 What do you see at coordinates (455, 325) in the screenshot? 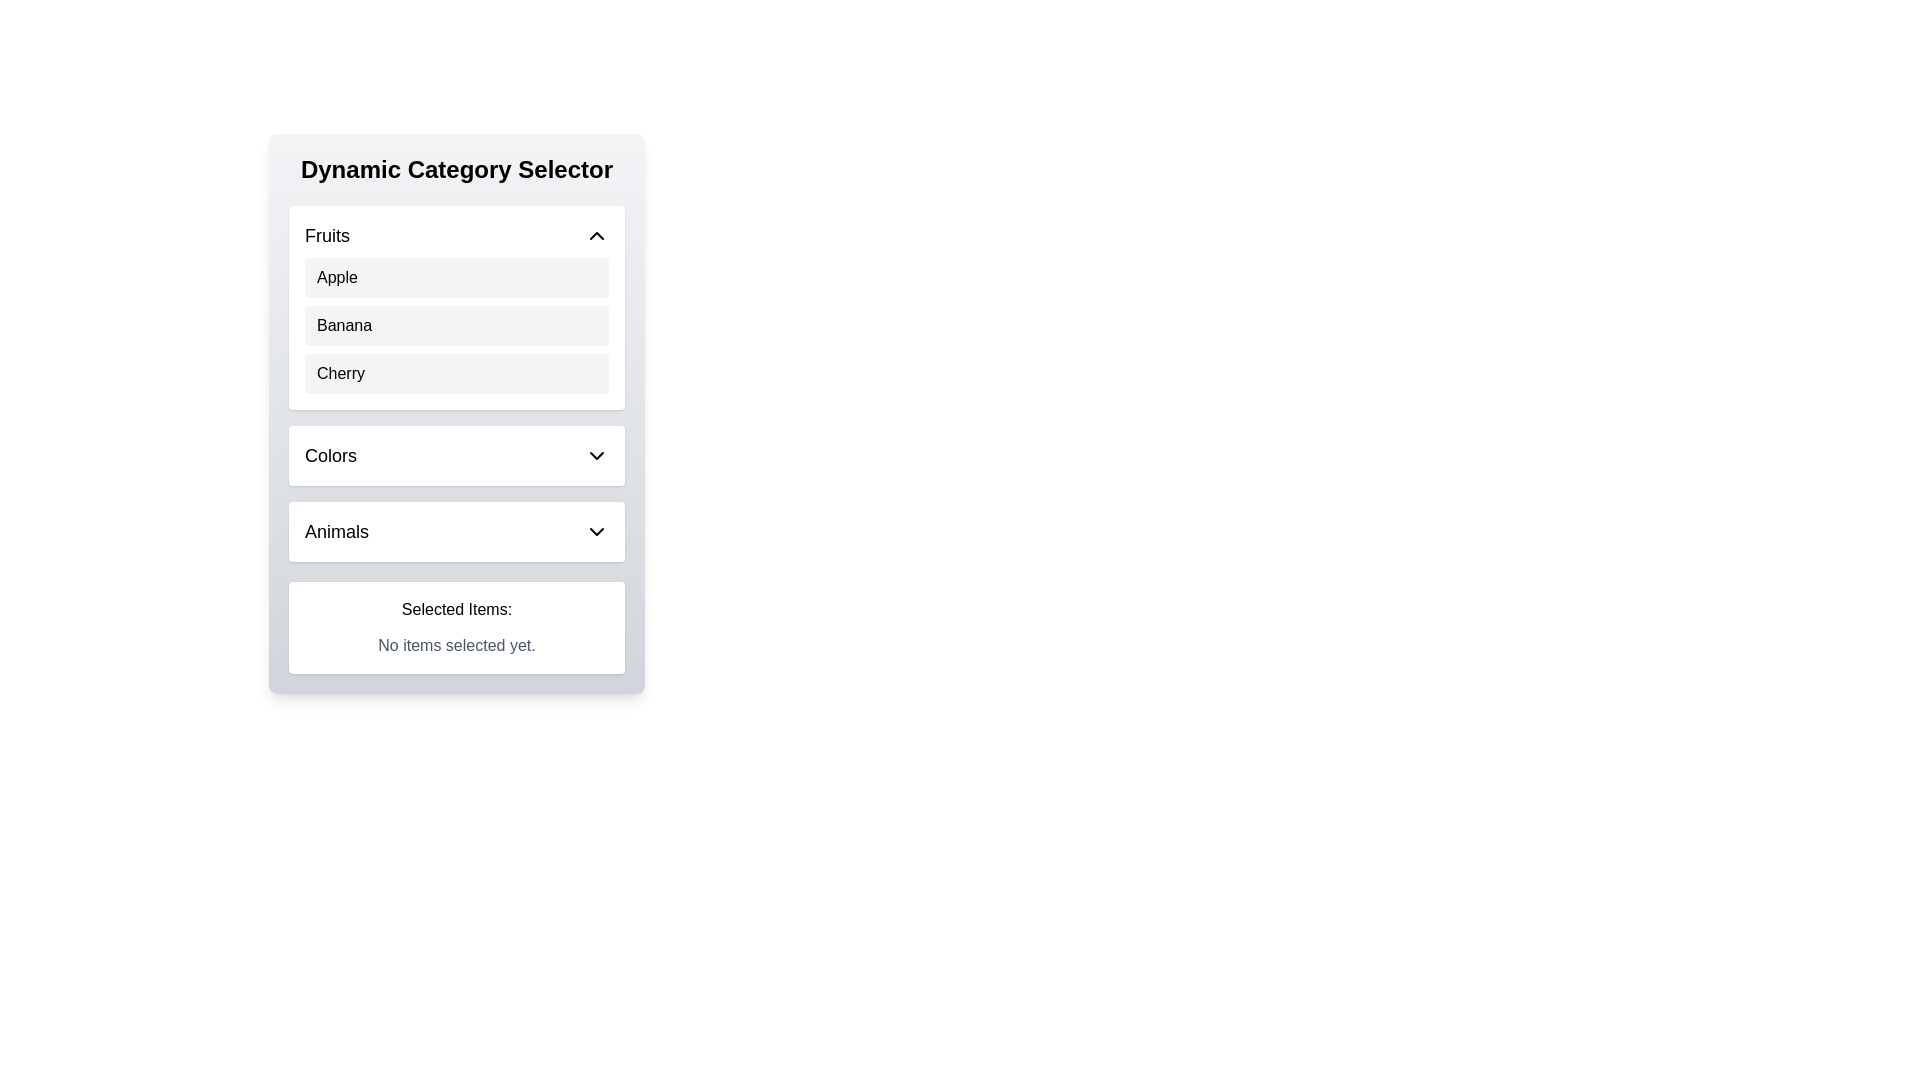
I see `the second item in the dropdown list, which is a light gray rectangular block labeled 'Banana'` at bounding box center [455, 325].